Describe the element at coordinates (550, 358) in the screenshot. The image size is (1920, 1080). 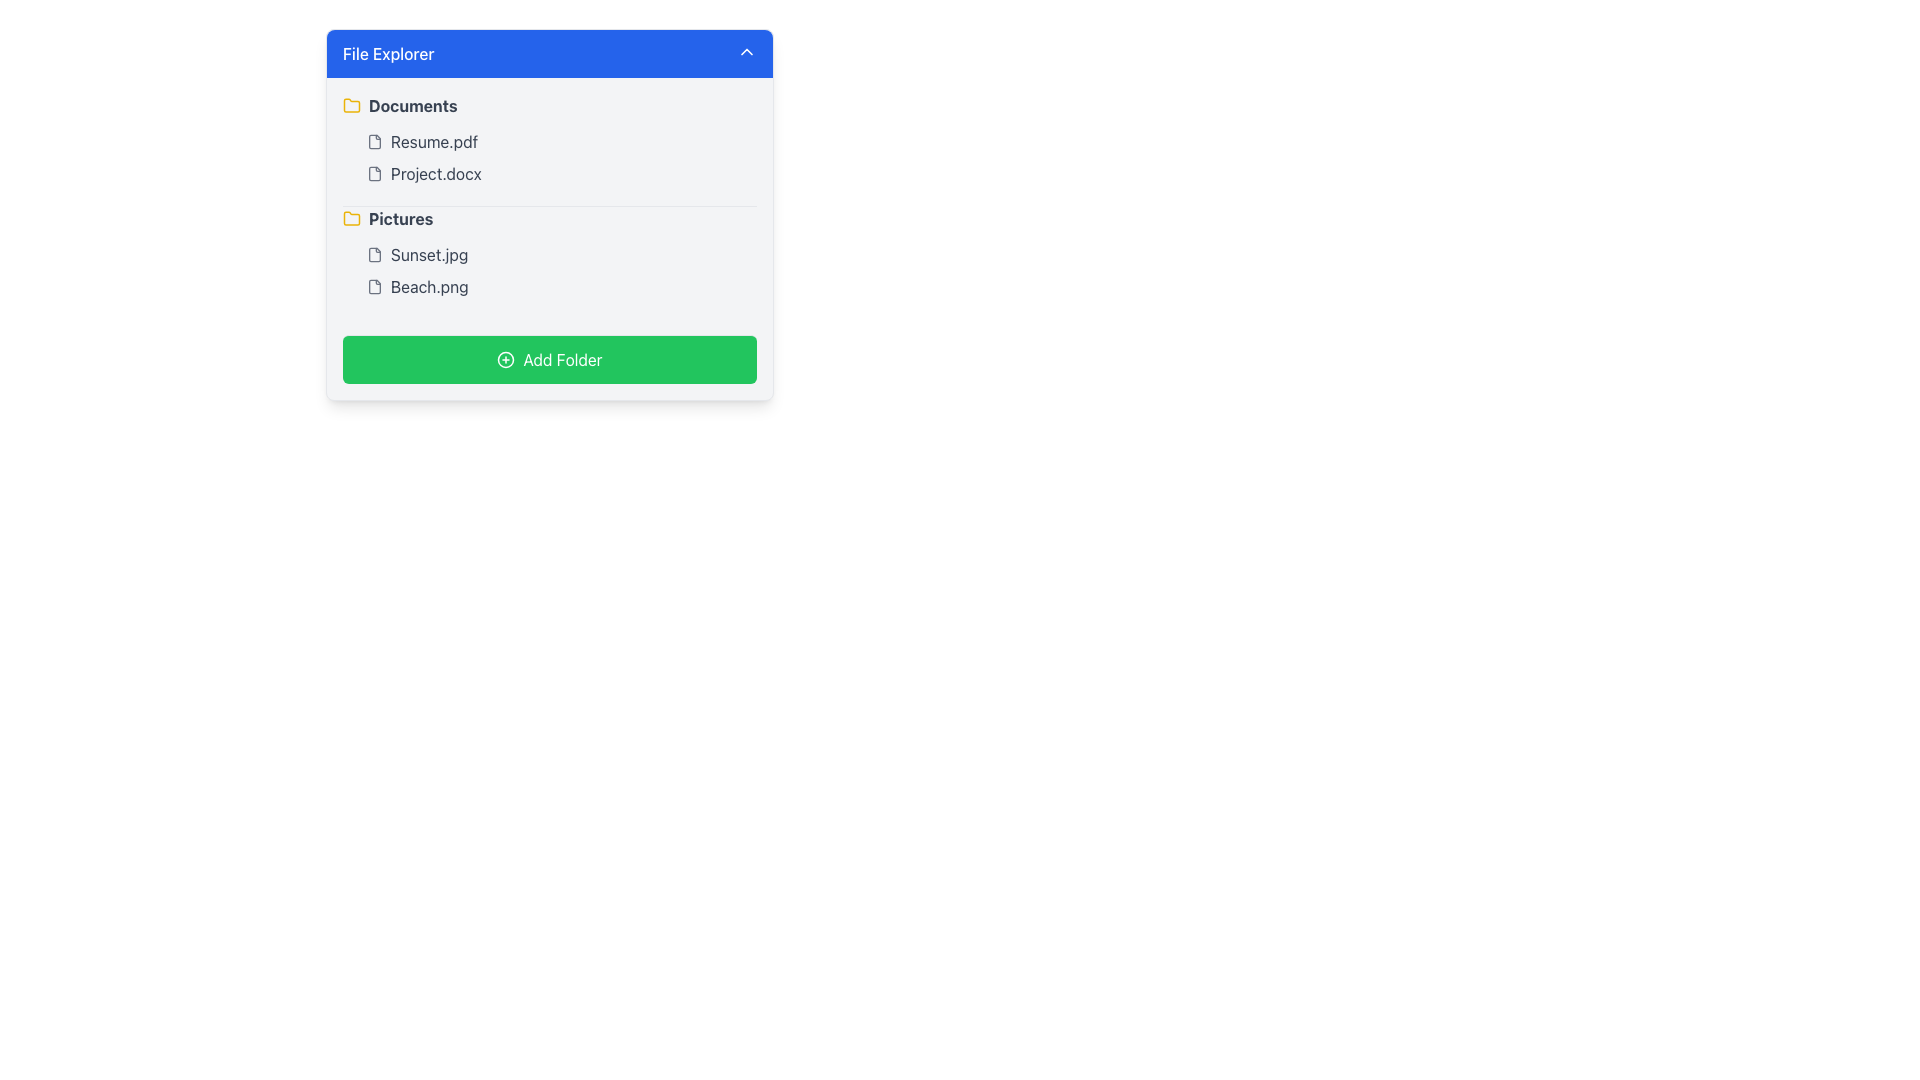
I see `the button located at the bottom center of the file explorer panel` at that location.